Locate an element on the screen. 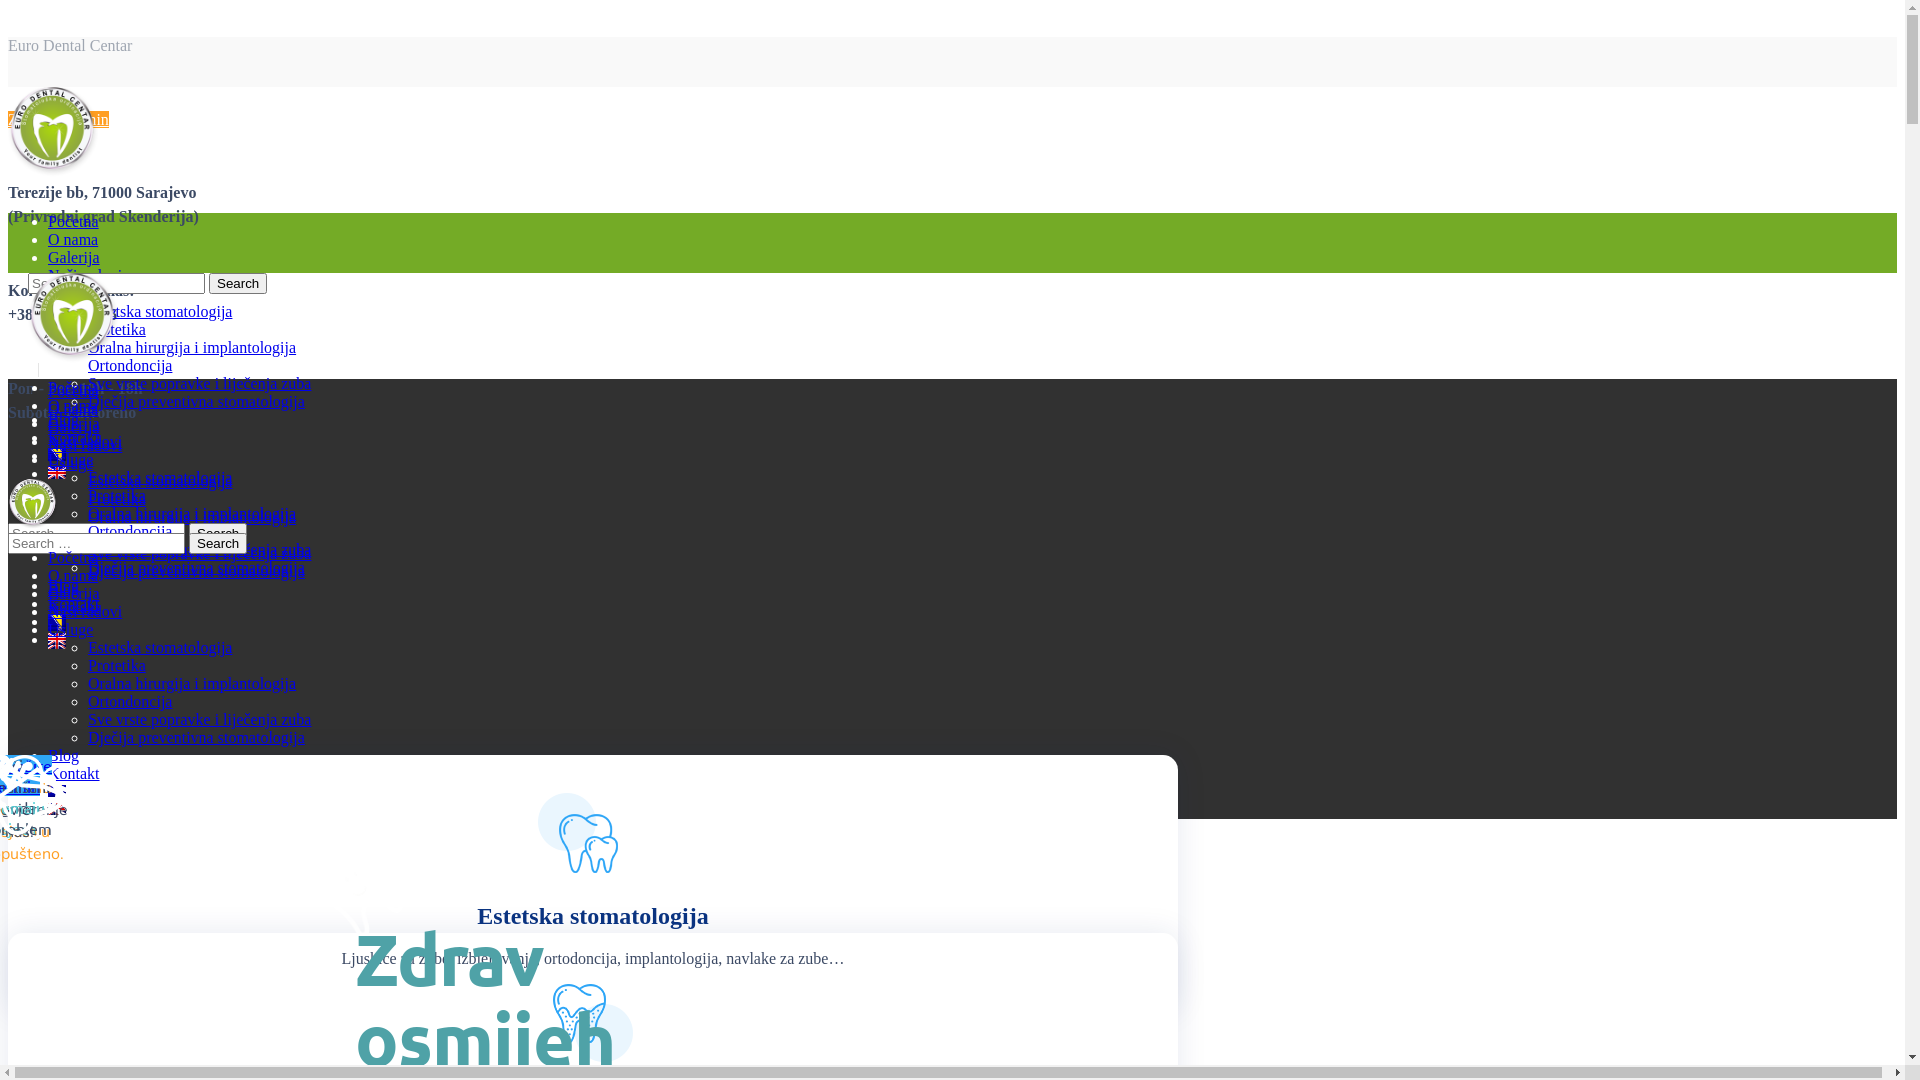 Image resolution: width=1920 pixels, height=1080 pixels. 'Protetika' is located at coordinates (115, 328).